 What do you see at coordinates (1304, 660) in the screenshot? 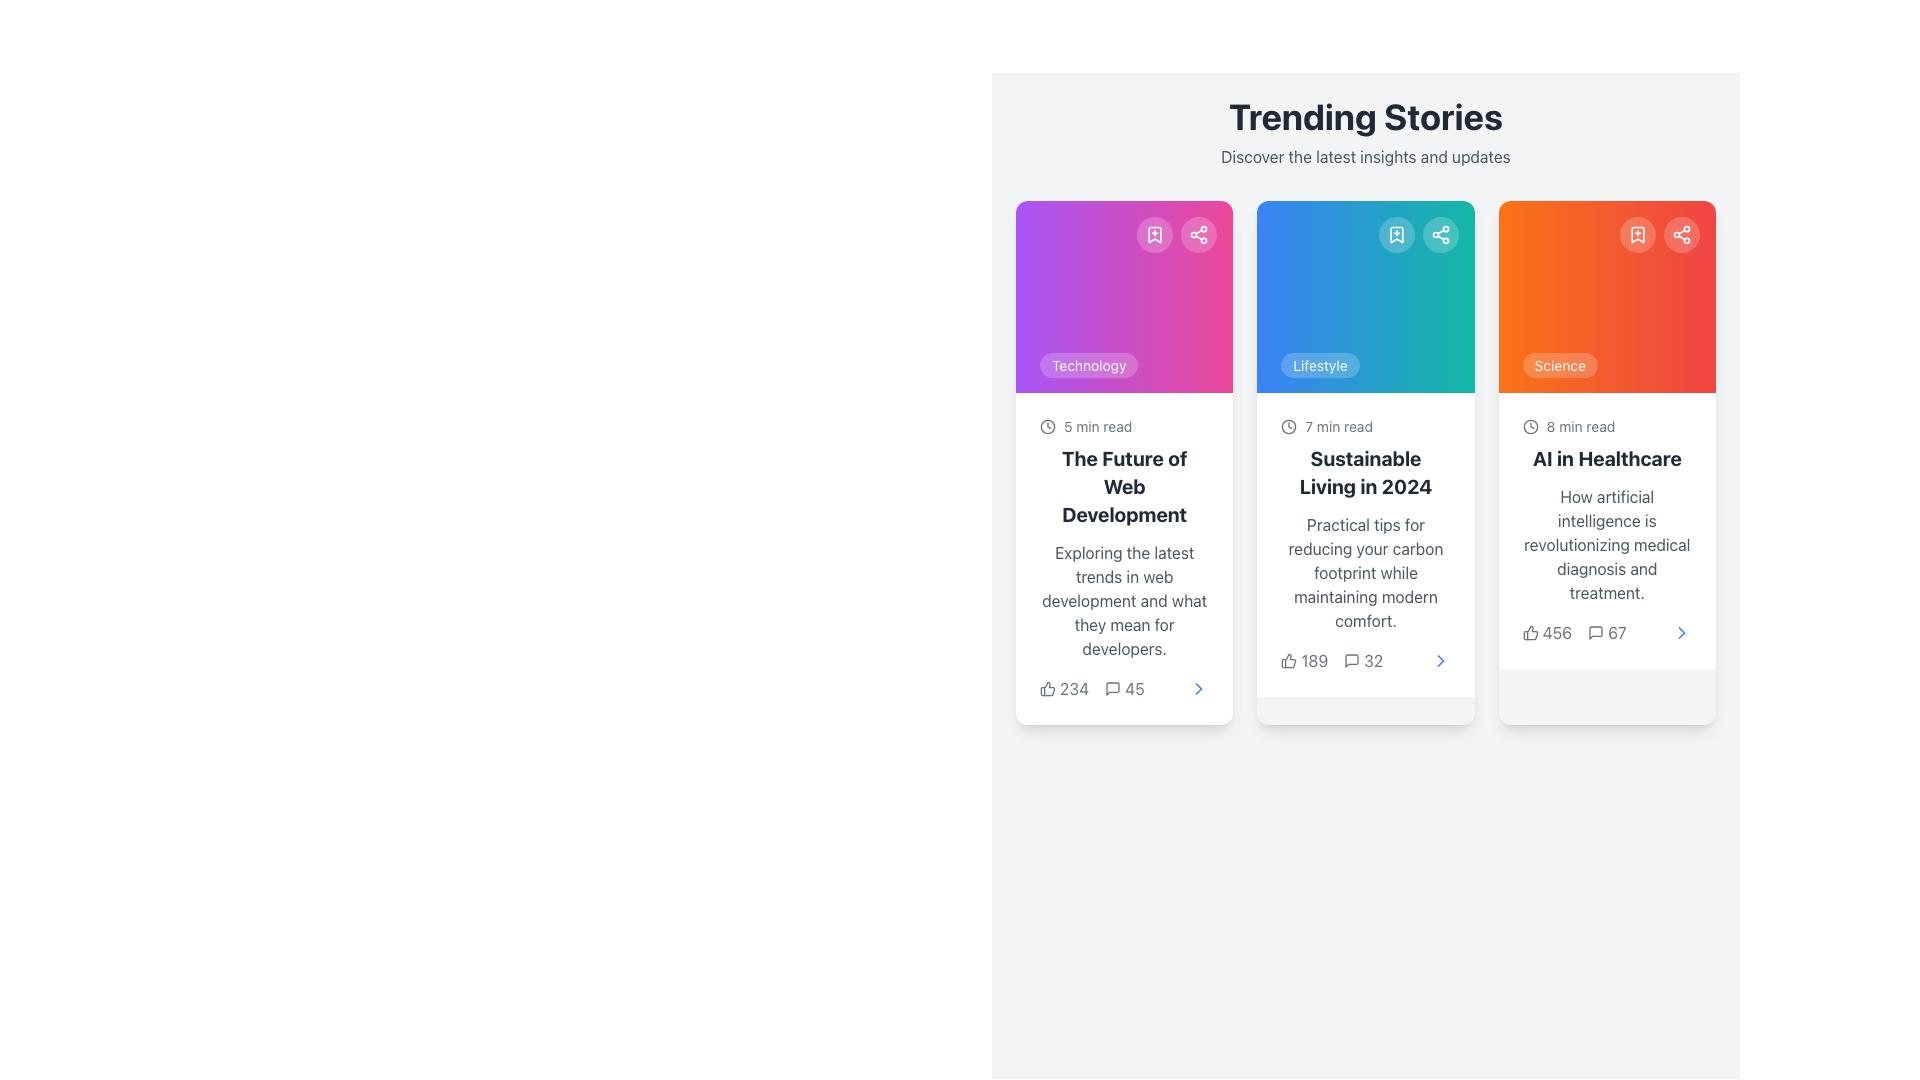
I see `numeric value '189' displayed in gray color, which is the first statistics item under the card titled 'Sustainable Living in 2024'` at bounding box center [1304, 660].